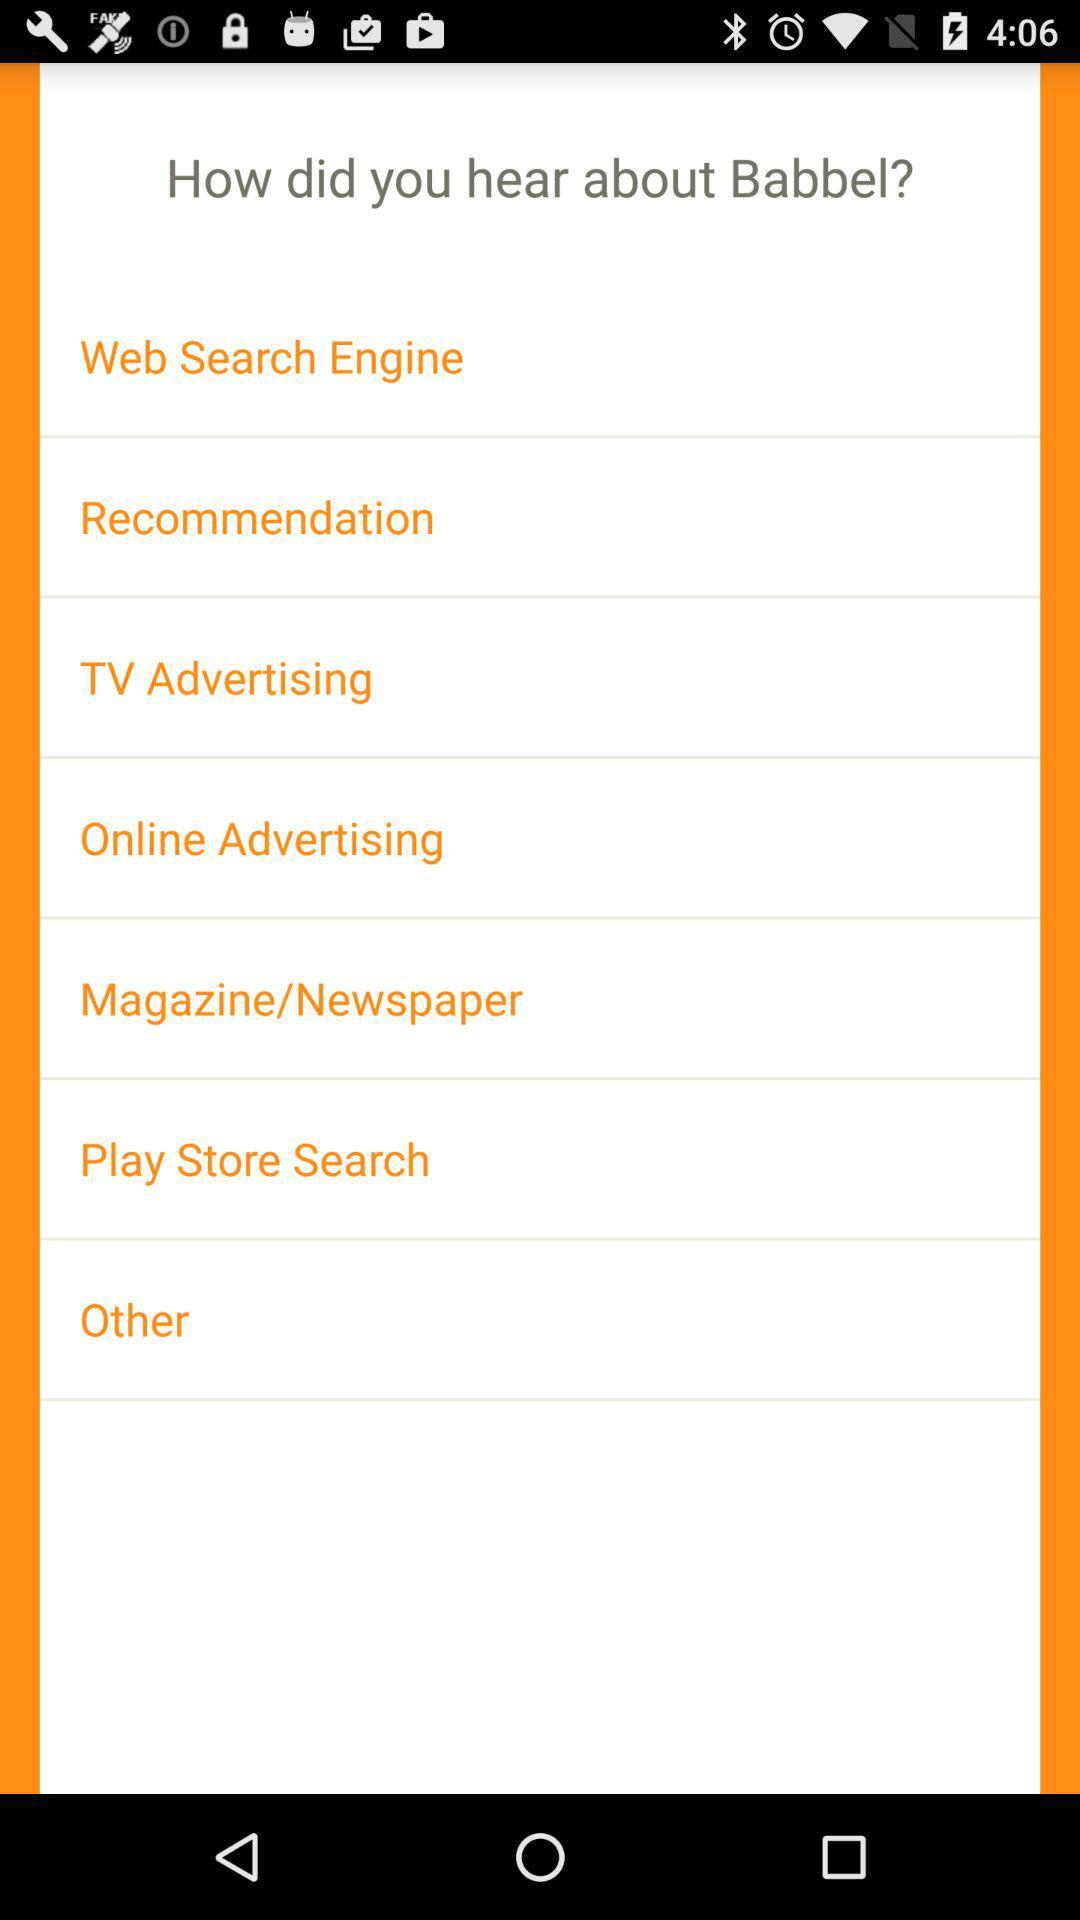 This screenshot has height=1920, width=1080. What do you see at coordinates (540, 516) in the screenshot?
I see `icon below web search engine` at bounding box center [540, 516].